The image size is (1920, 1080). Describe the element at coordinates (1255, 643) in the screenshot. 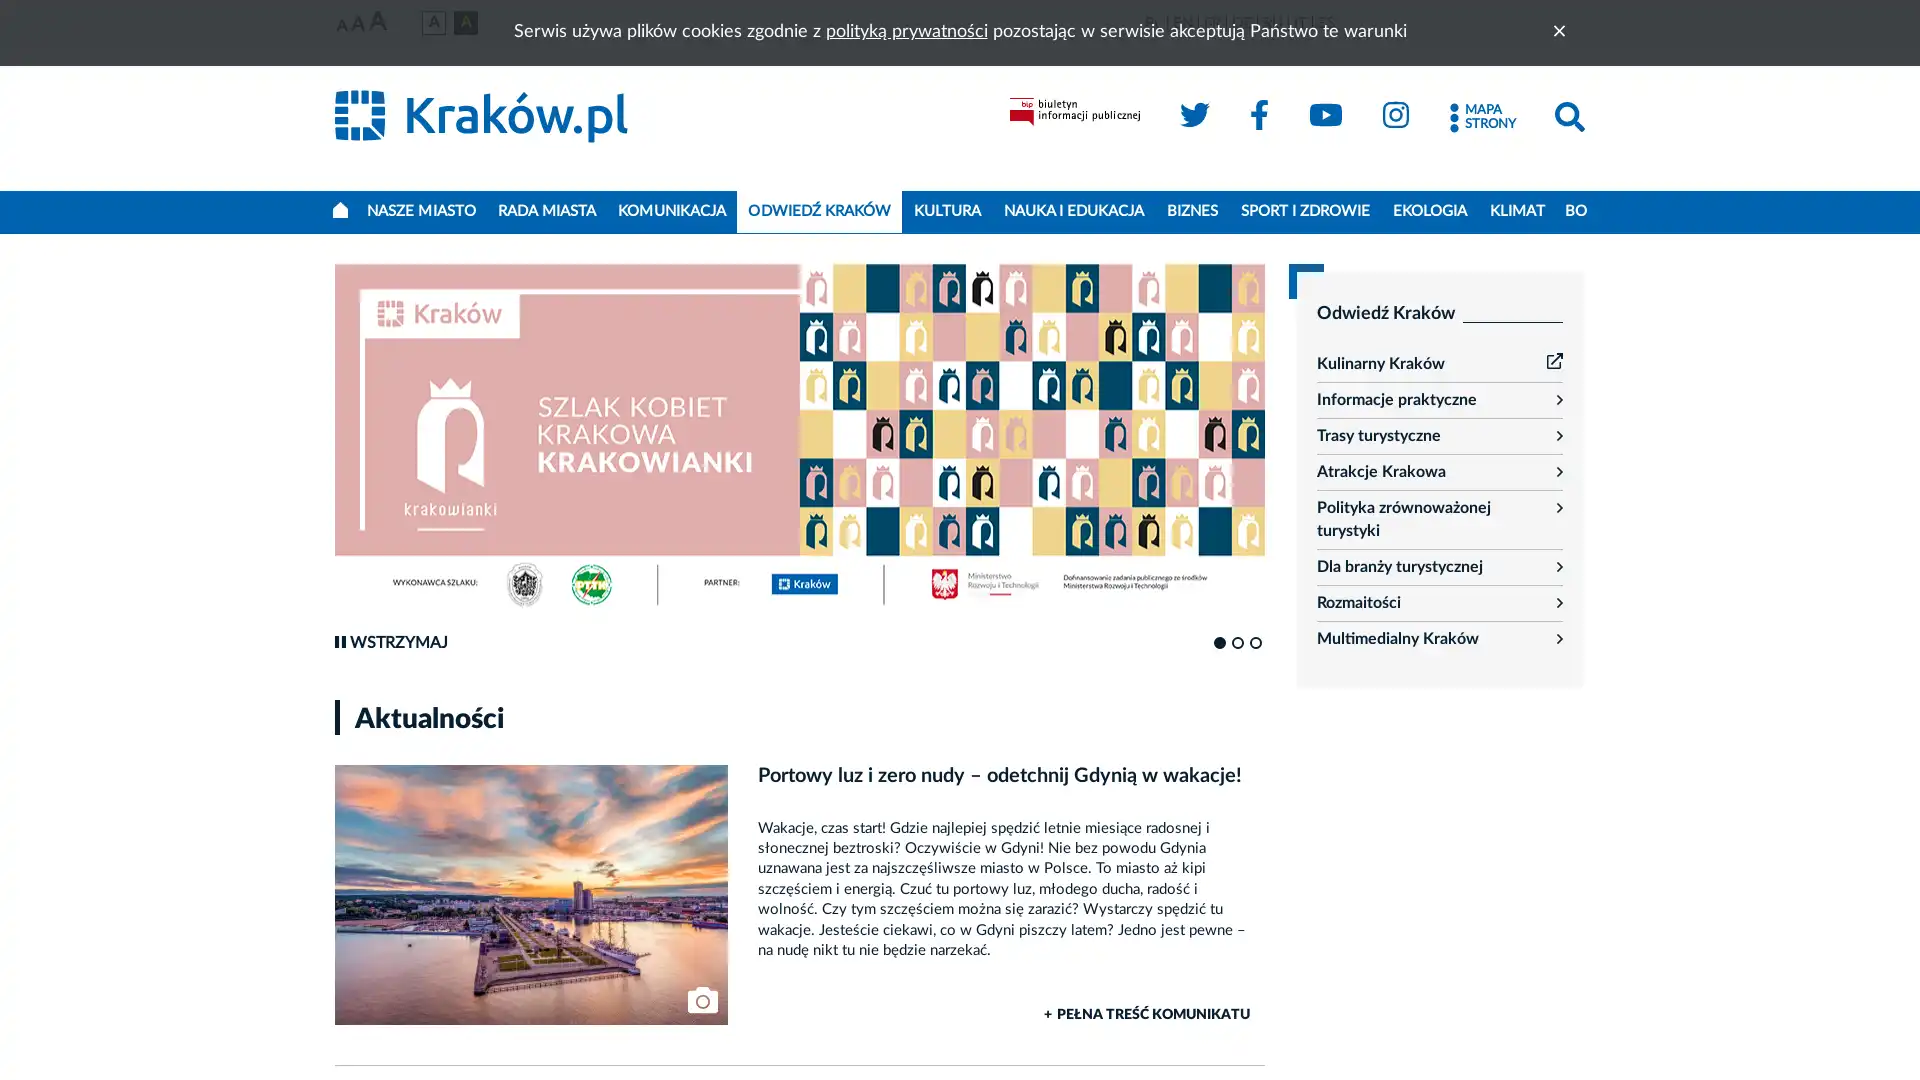

I see `Go to slide 3` at that location.